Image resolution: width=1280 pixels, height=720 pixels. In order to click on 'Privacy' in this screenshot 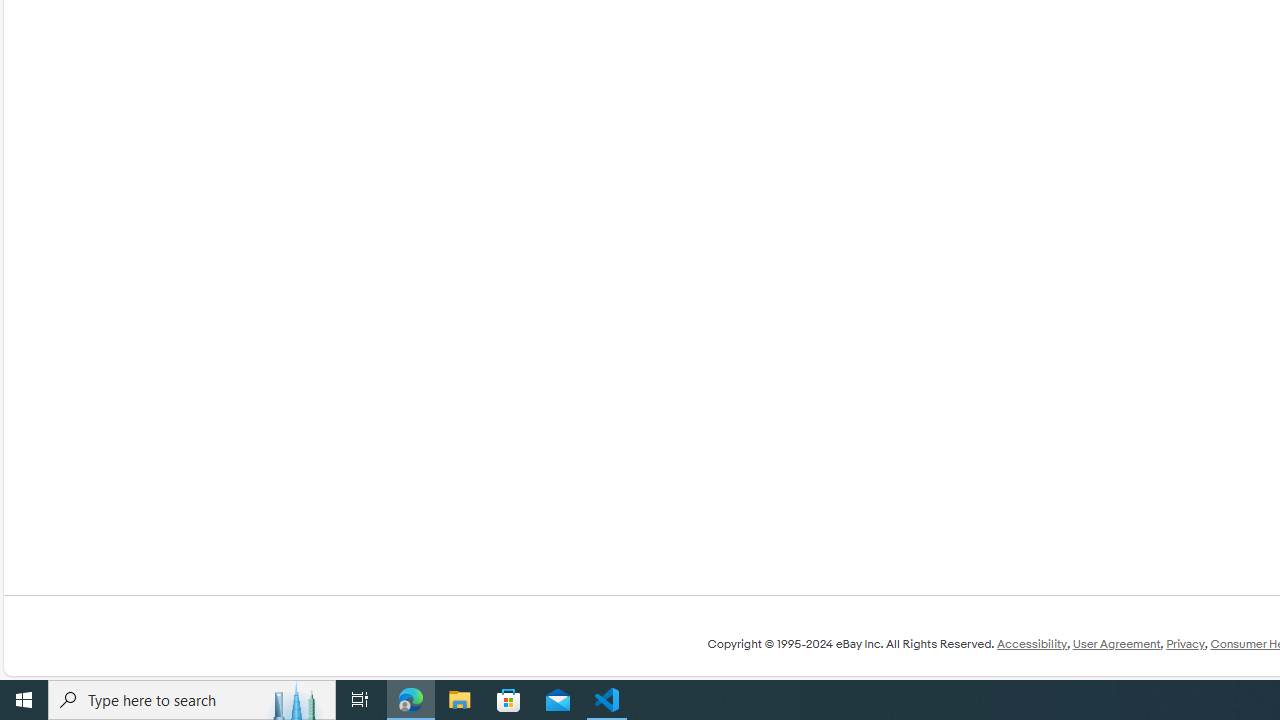, I will do `click(1185, 644)`.